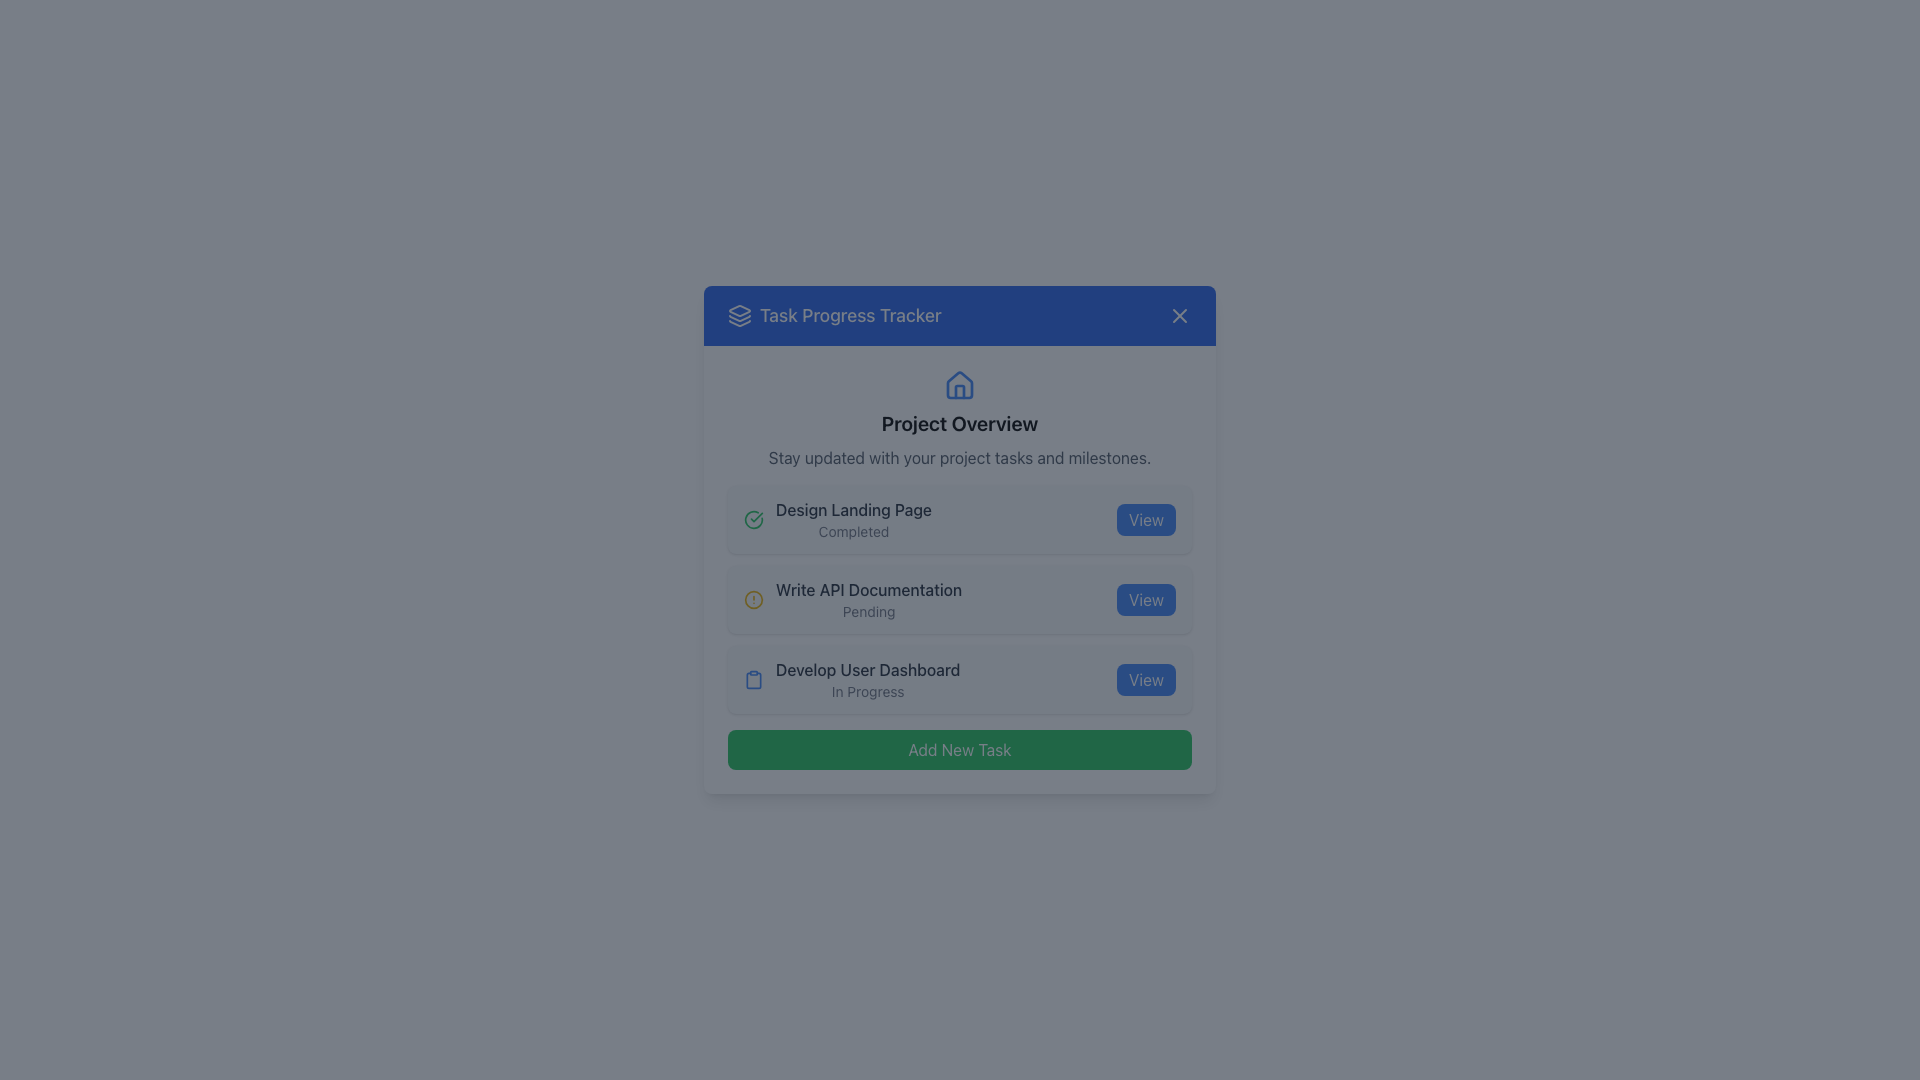  I want to click on the button located at the rightmost end of the row for the completed task titled 'Design Landing Page', so click(1146, 519).